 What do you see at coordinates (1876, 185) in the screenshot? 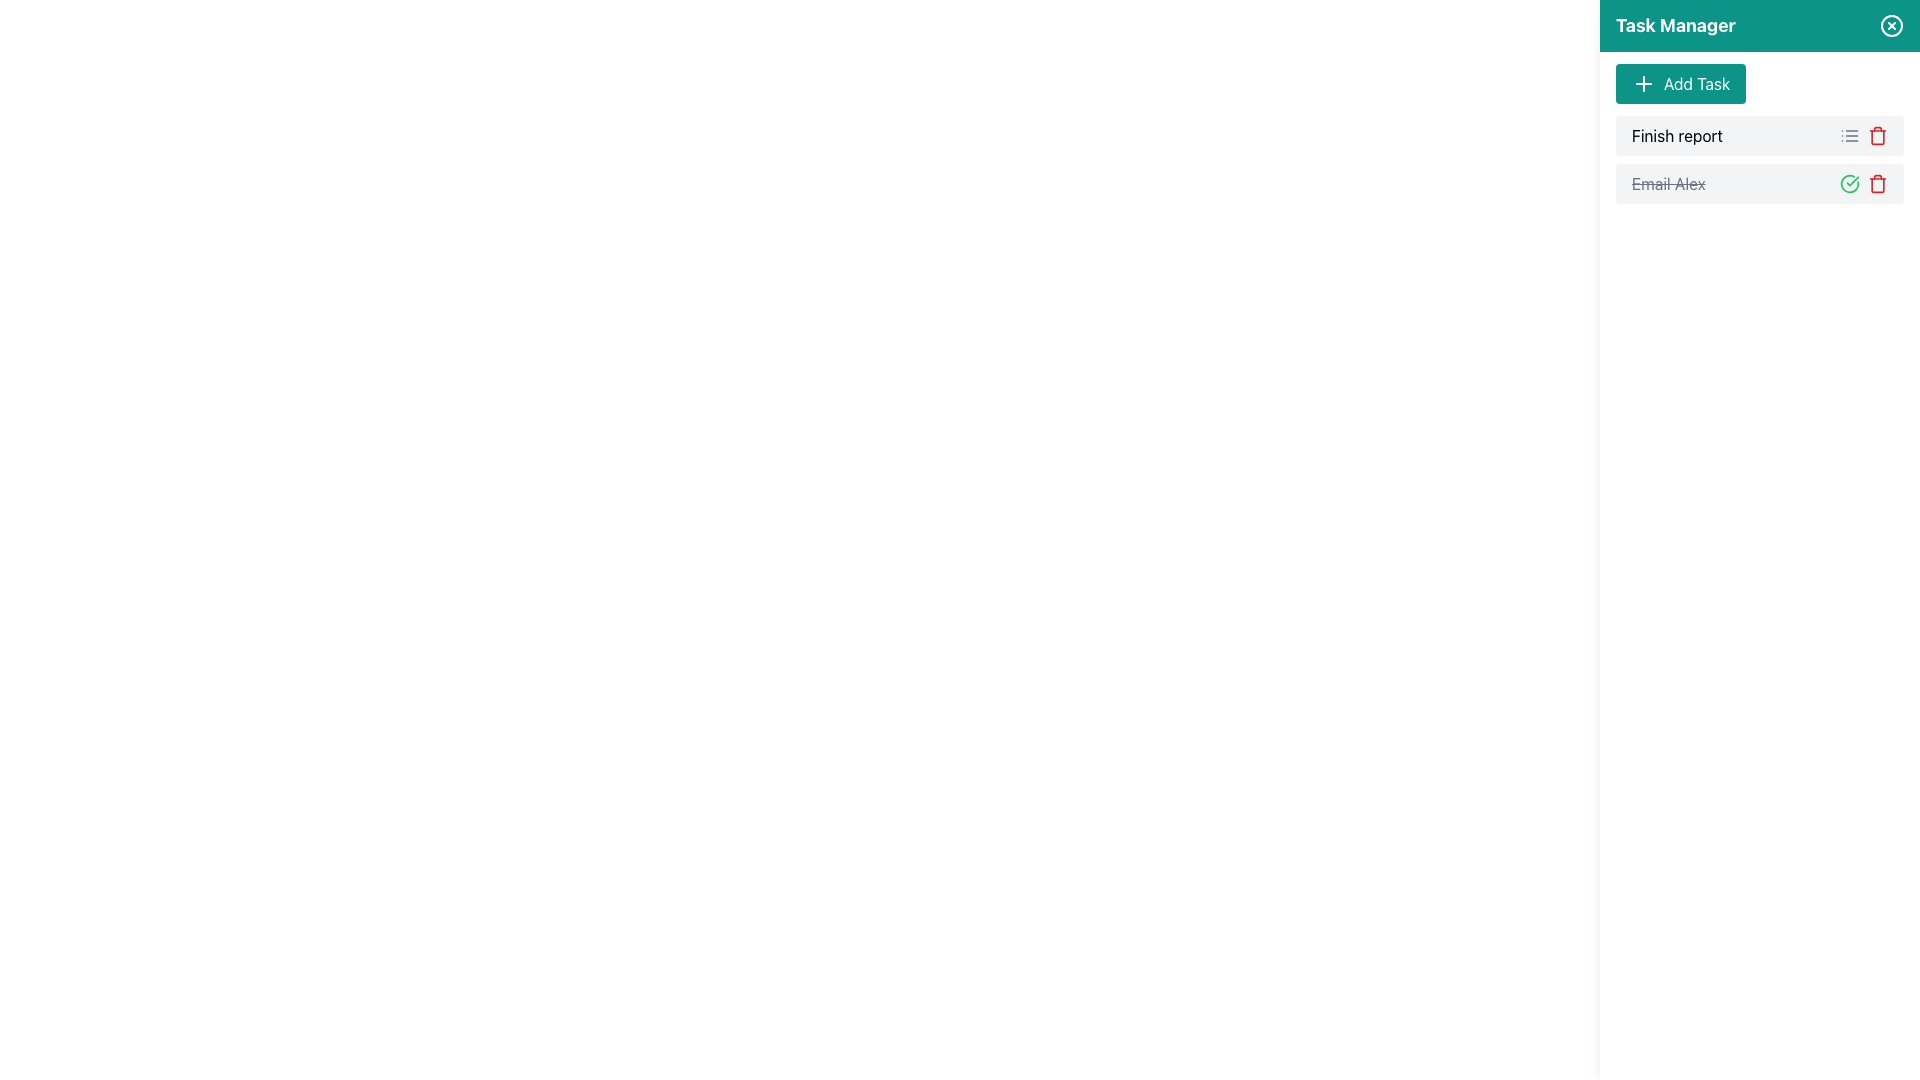
I see `the middle vertical line of the trash can icon, which represents delete functionality in the user interface` at bounding box center [1876, 185].